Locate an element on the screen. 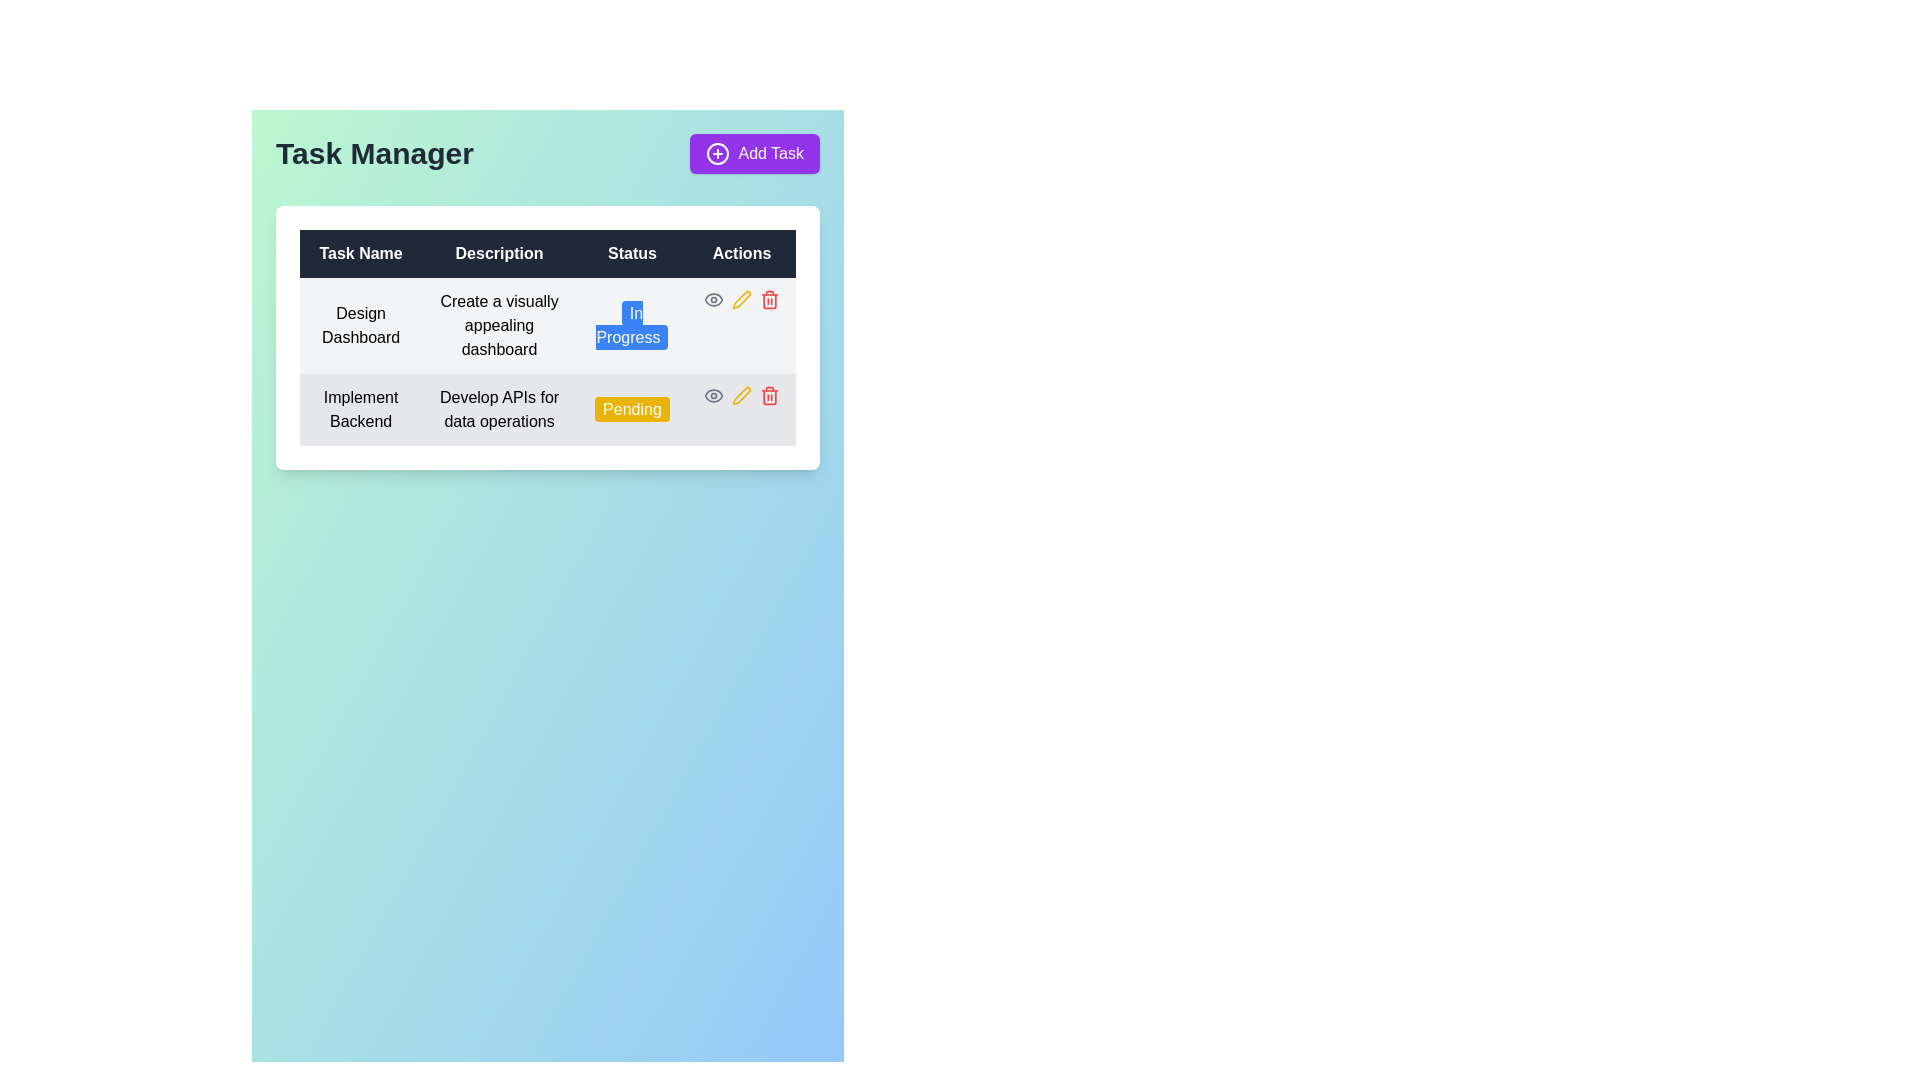 The width and height of the screenshot is (1920, 1080). the header label indicating the status of tasks in the table, which is the third column from the left, located between 'Description' and 'Actions' is located at coordinates (631, 253).